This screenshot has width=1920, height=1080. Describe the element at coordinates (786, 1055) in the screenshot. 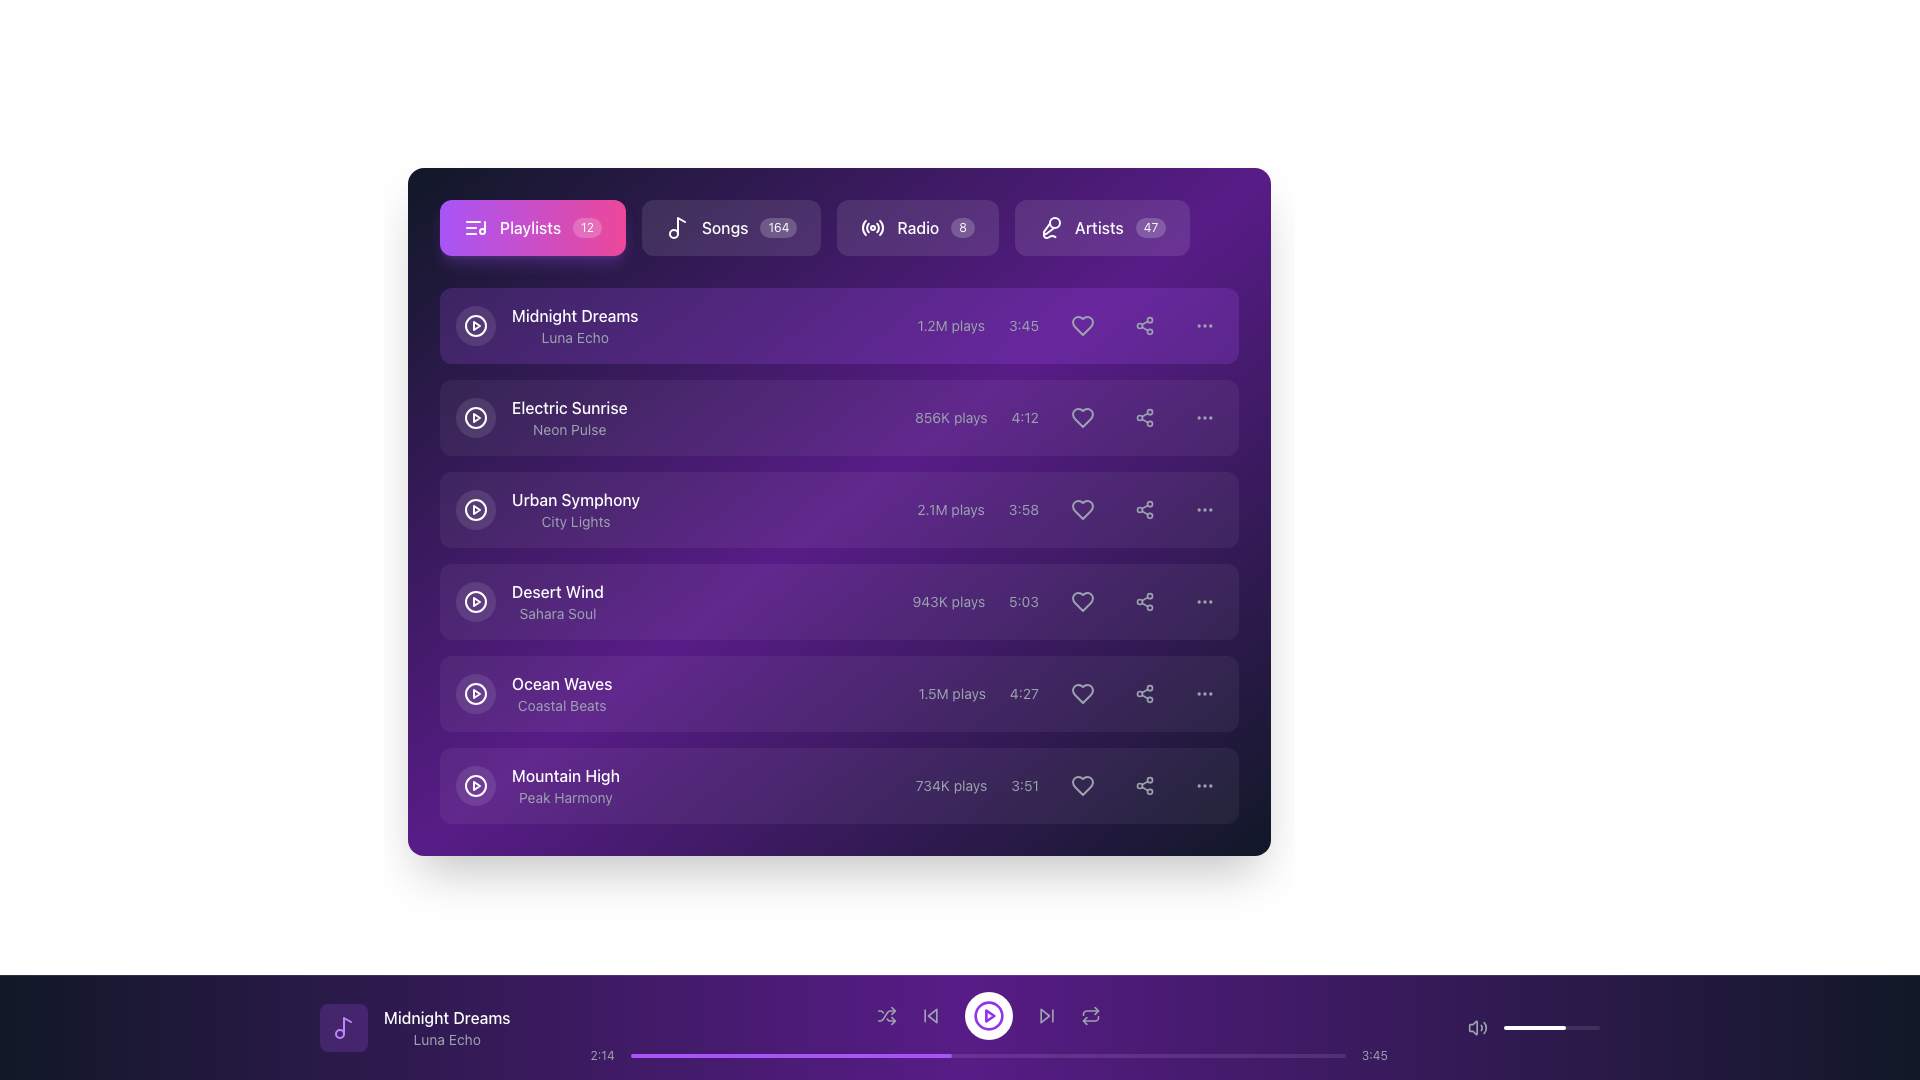

I see `playback time` at that location.